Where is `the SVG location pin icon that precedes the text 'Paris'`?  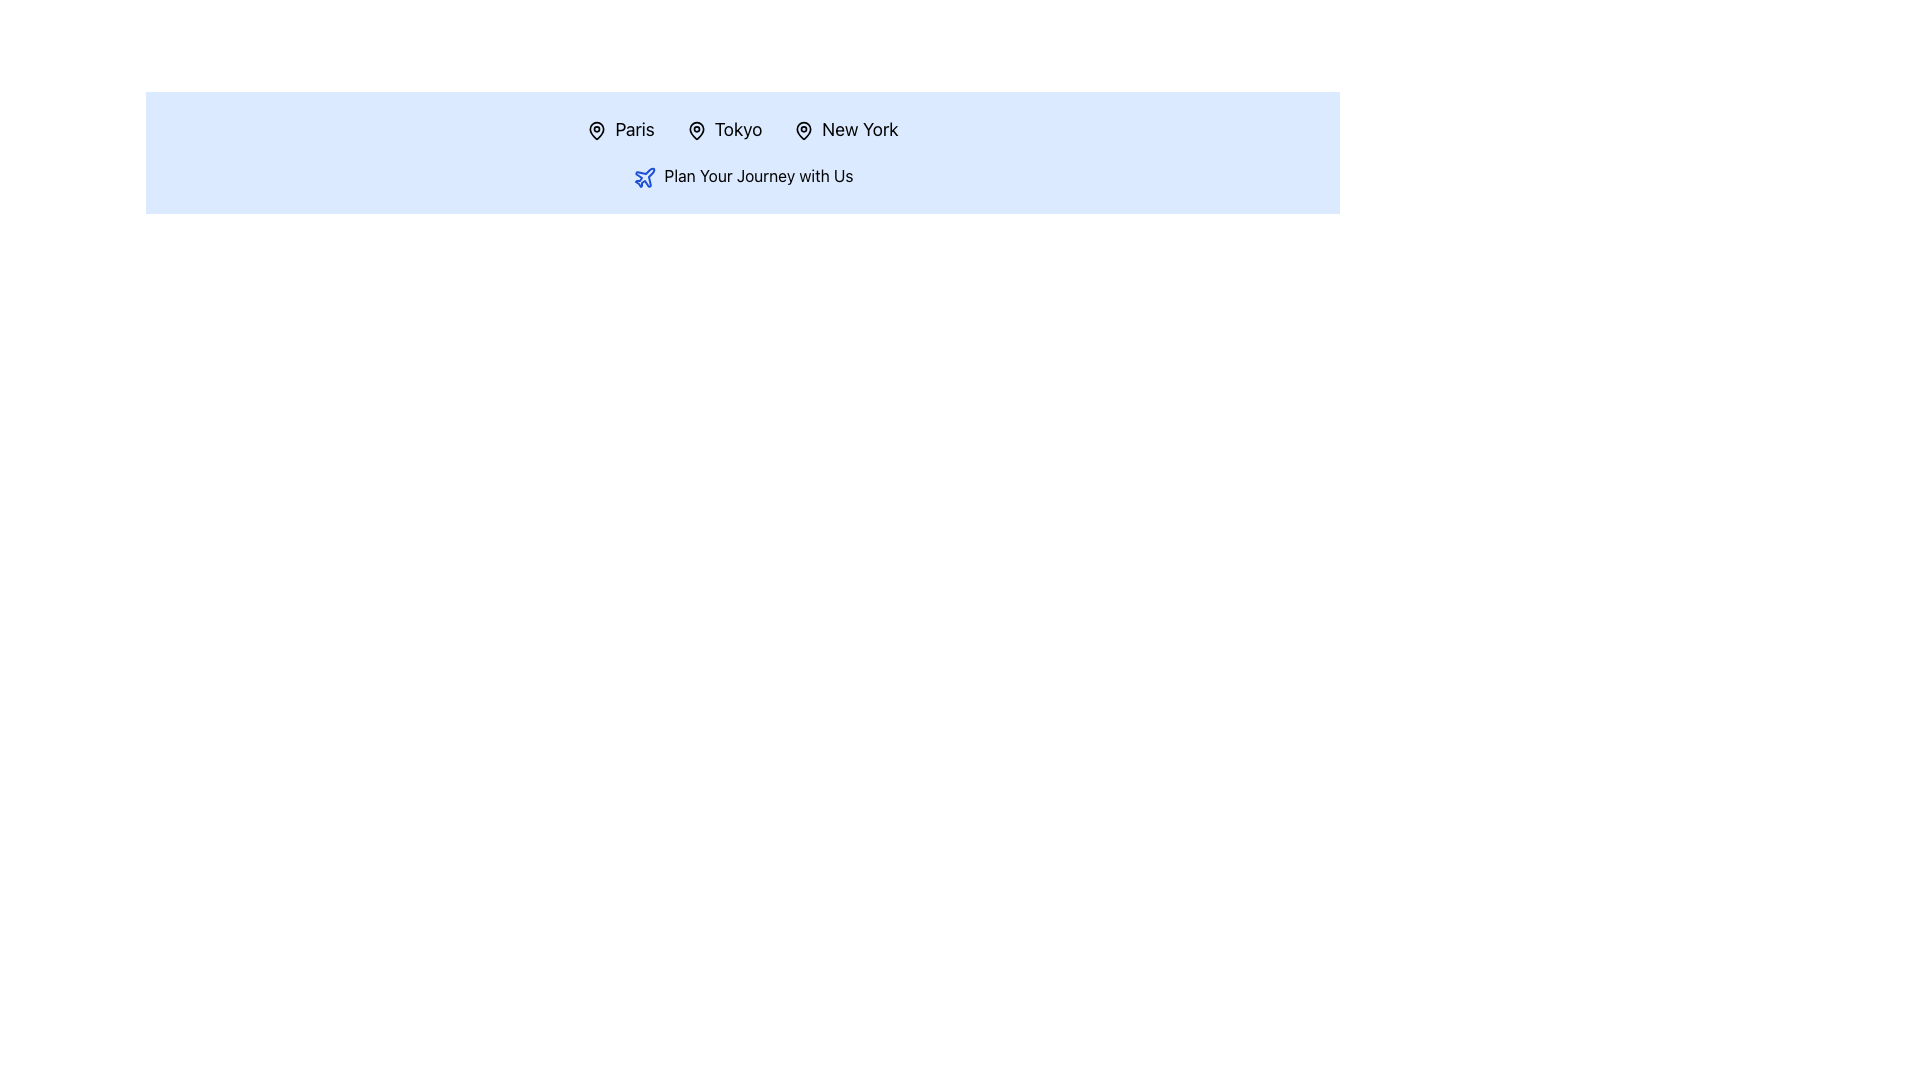 the SVG location pin icon that precedes the text 'Paris' is located at coordinates (596, 131).